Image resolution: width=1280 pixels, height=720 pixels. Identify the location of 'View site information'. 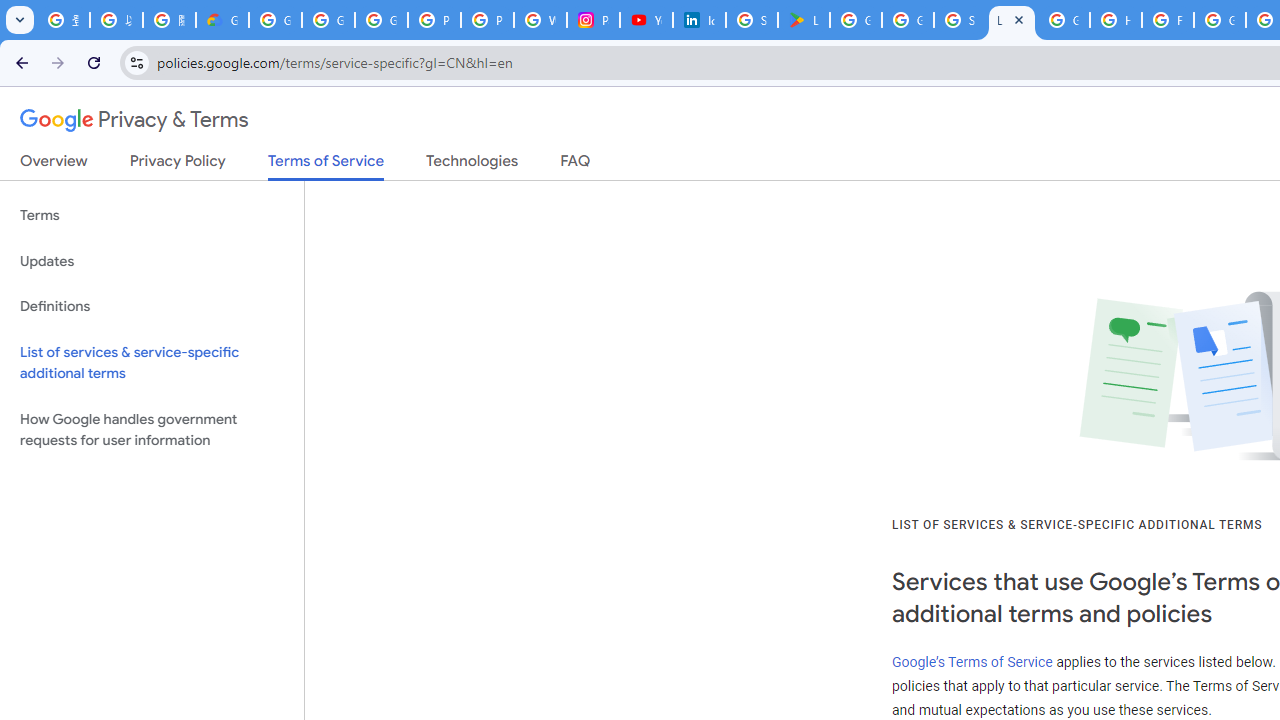
(135, 61).